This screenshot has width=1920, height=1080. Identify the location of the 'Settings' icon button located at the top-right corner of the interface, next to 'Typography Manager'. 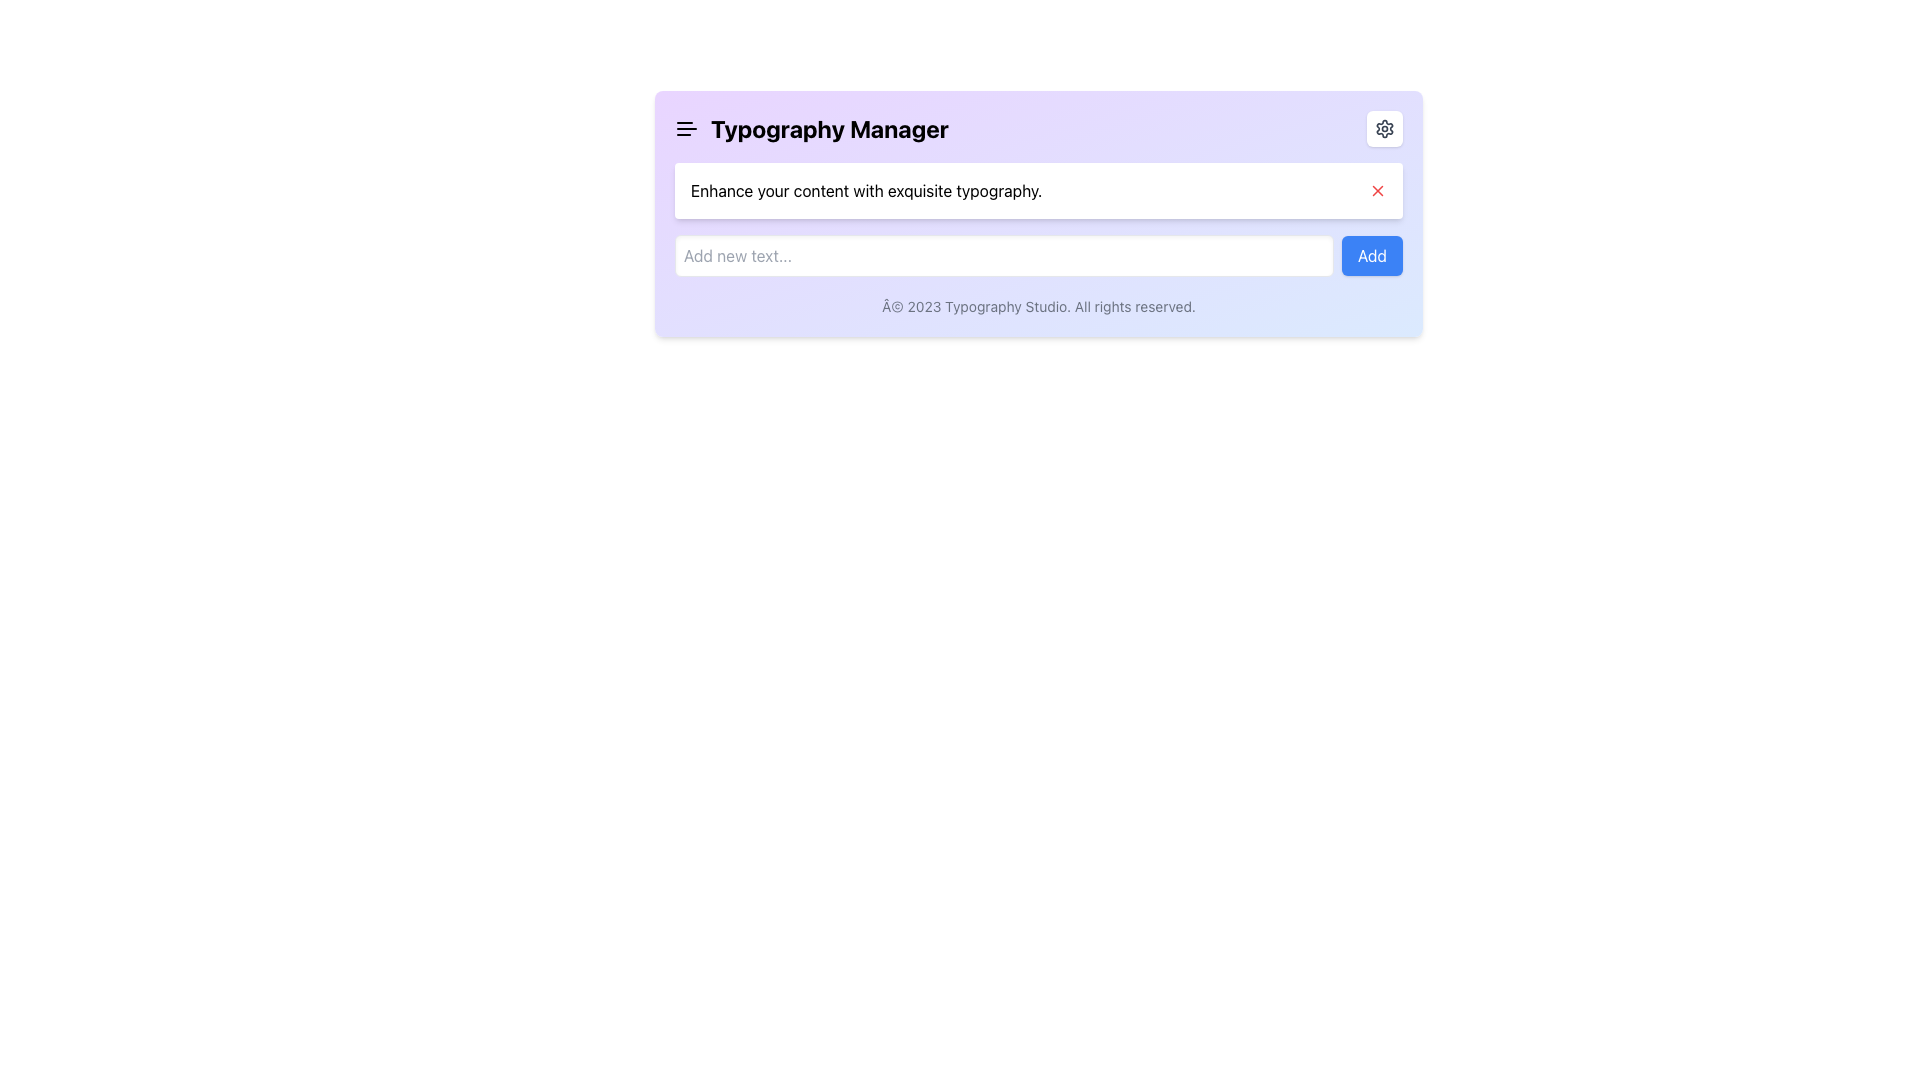
(1384, 128).